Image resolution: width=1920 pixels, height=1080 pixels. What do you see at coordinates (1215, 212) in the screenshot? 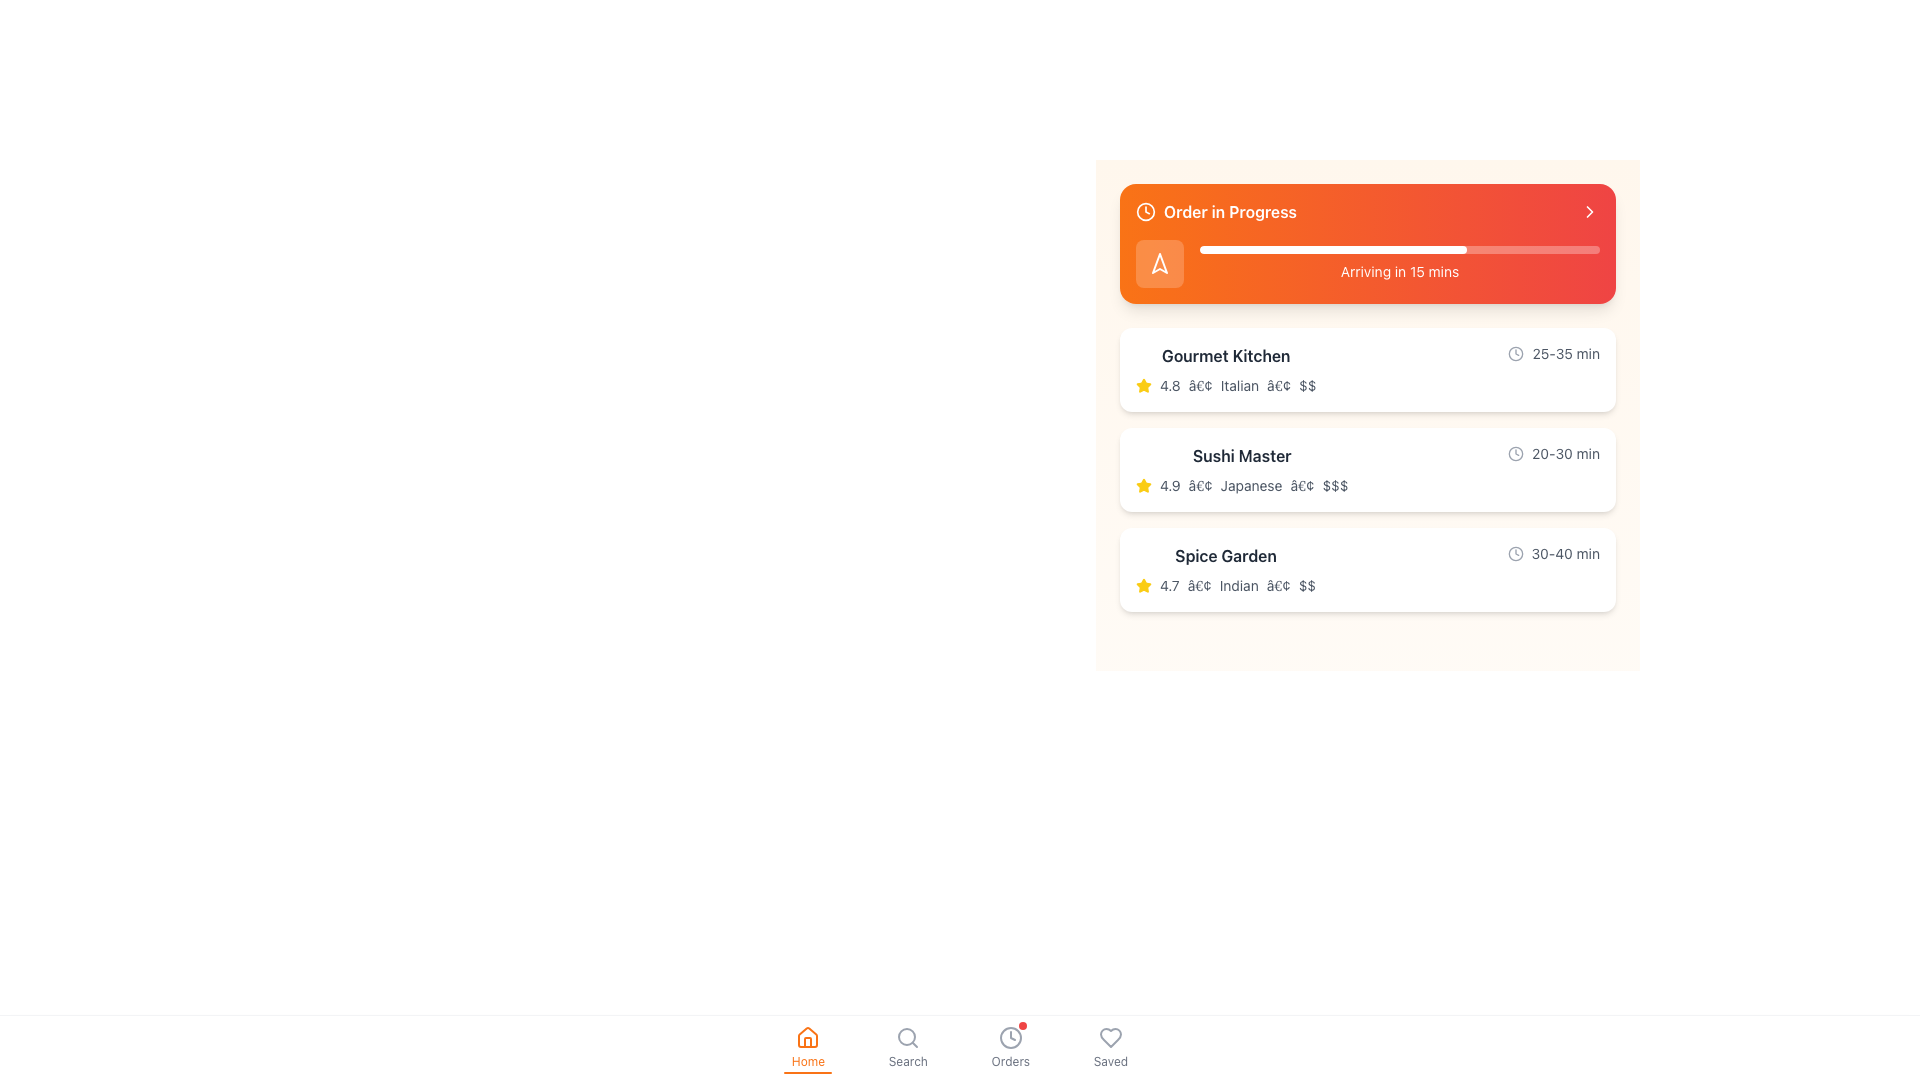
I see `'Order in Progress' text from the Text and Icon Label element, which features a clock icon on its left and is prominently displayed on an orange-red gradient background` at bounding box center [1215, 212].